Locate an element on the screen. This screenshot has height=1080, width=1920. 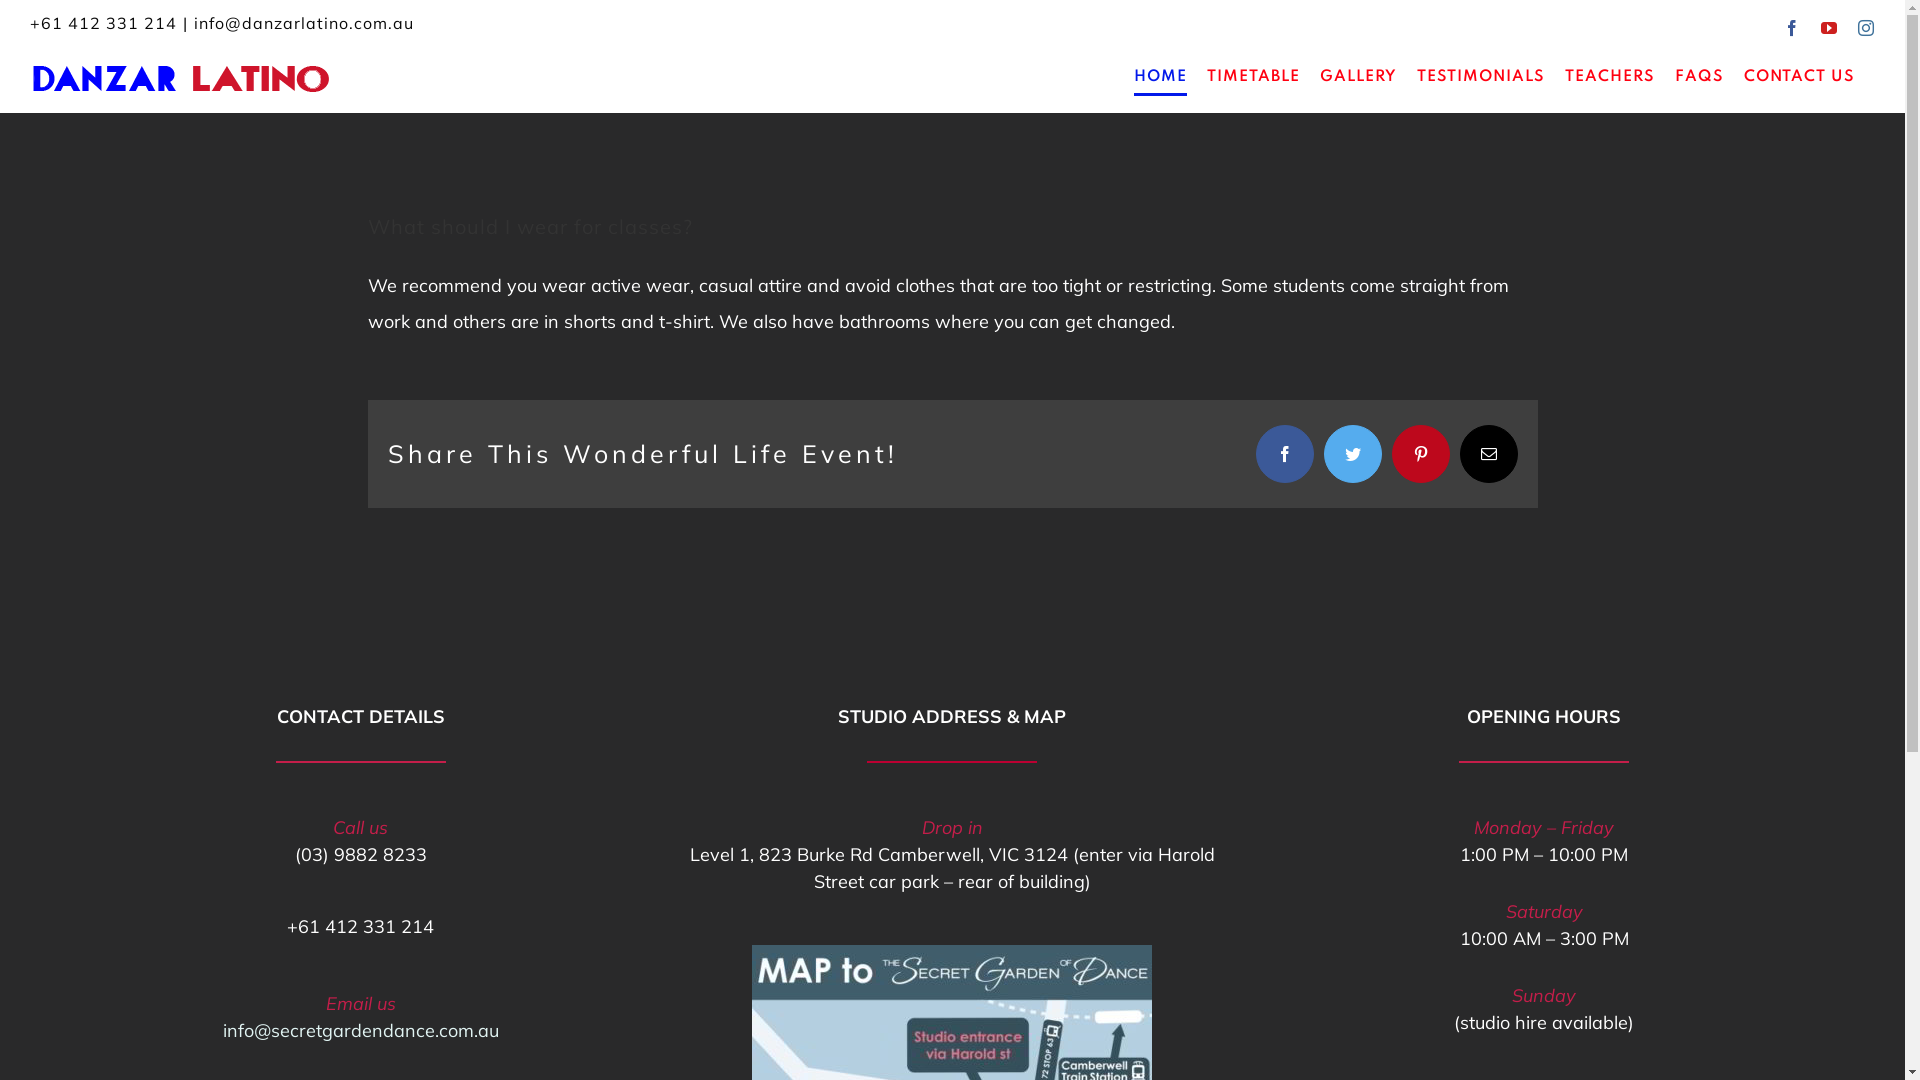
'TEACHERS' is located at coordinates (1609, 76).